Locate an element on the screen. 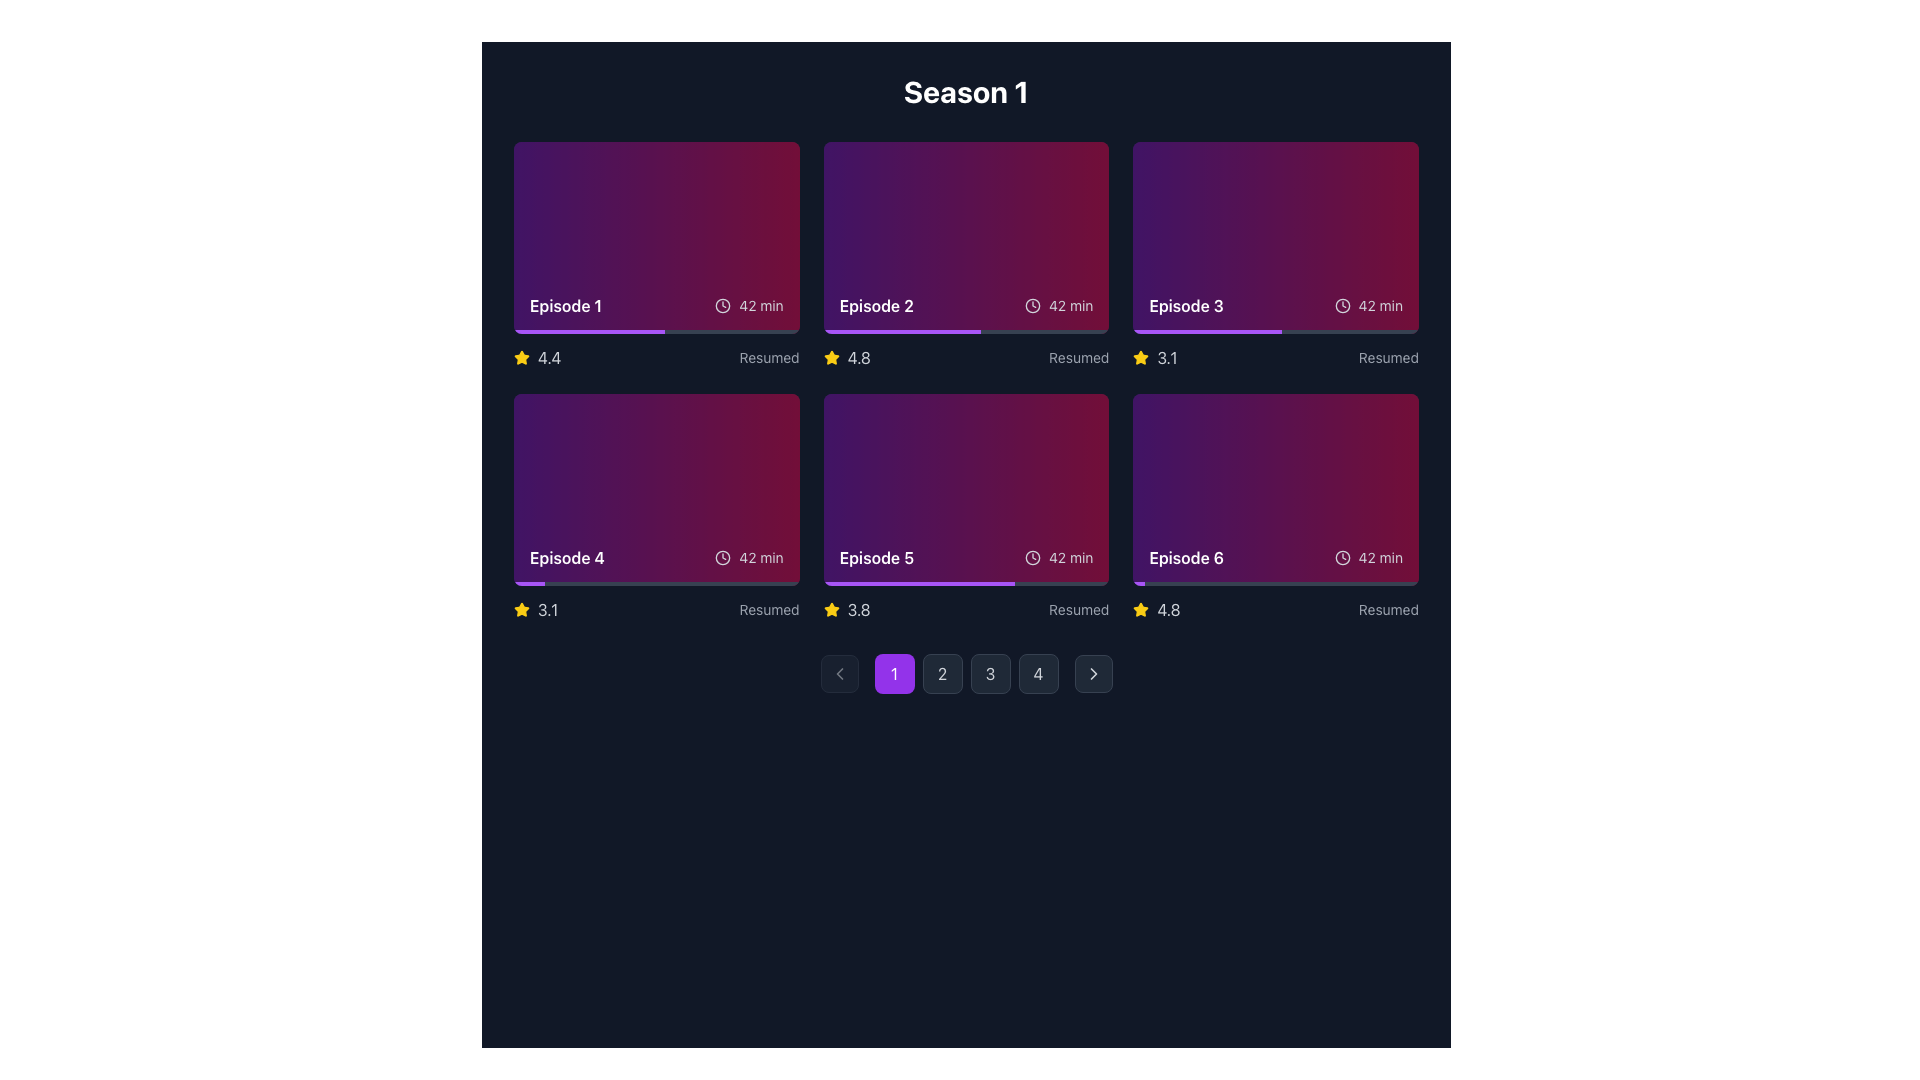 Image resolution: width=1920 pixels, height=1080 pixels. the small rectangular button with a right-pointing chevron icon in white color is located at coordinates (1092, 674).